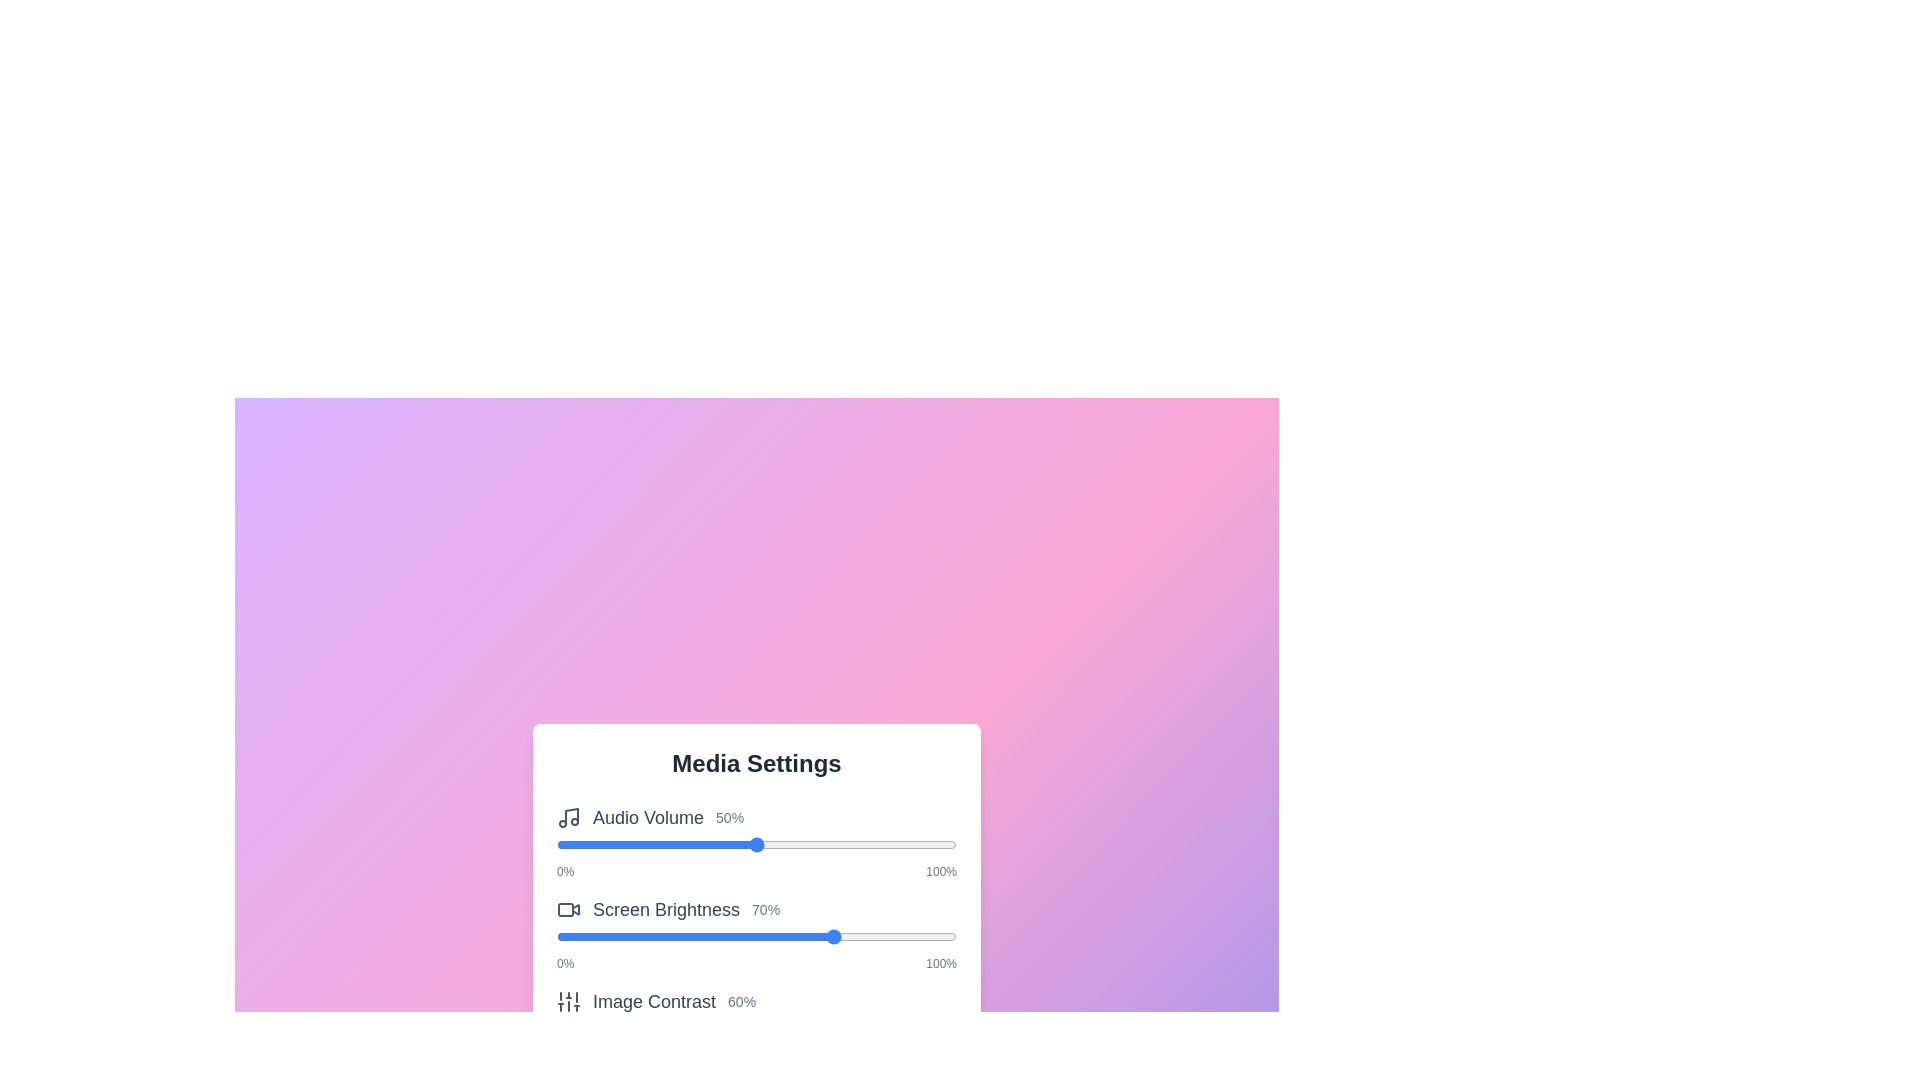 This screenshot has height=1080, width=1920. I want to click on the slider to 80% to observe the visual feedback, so click(877, 844).